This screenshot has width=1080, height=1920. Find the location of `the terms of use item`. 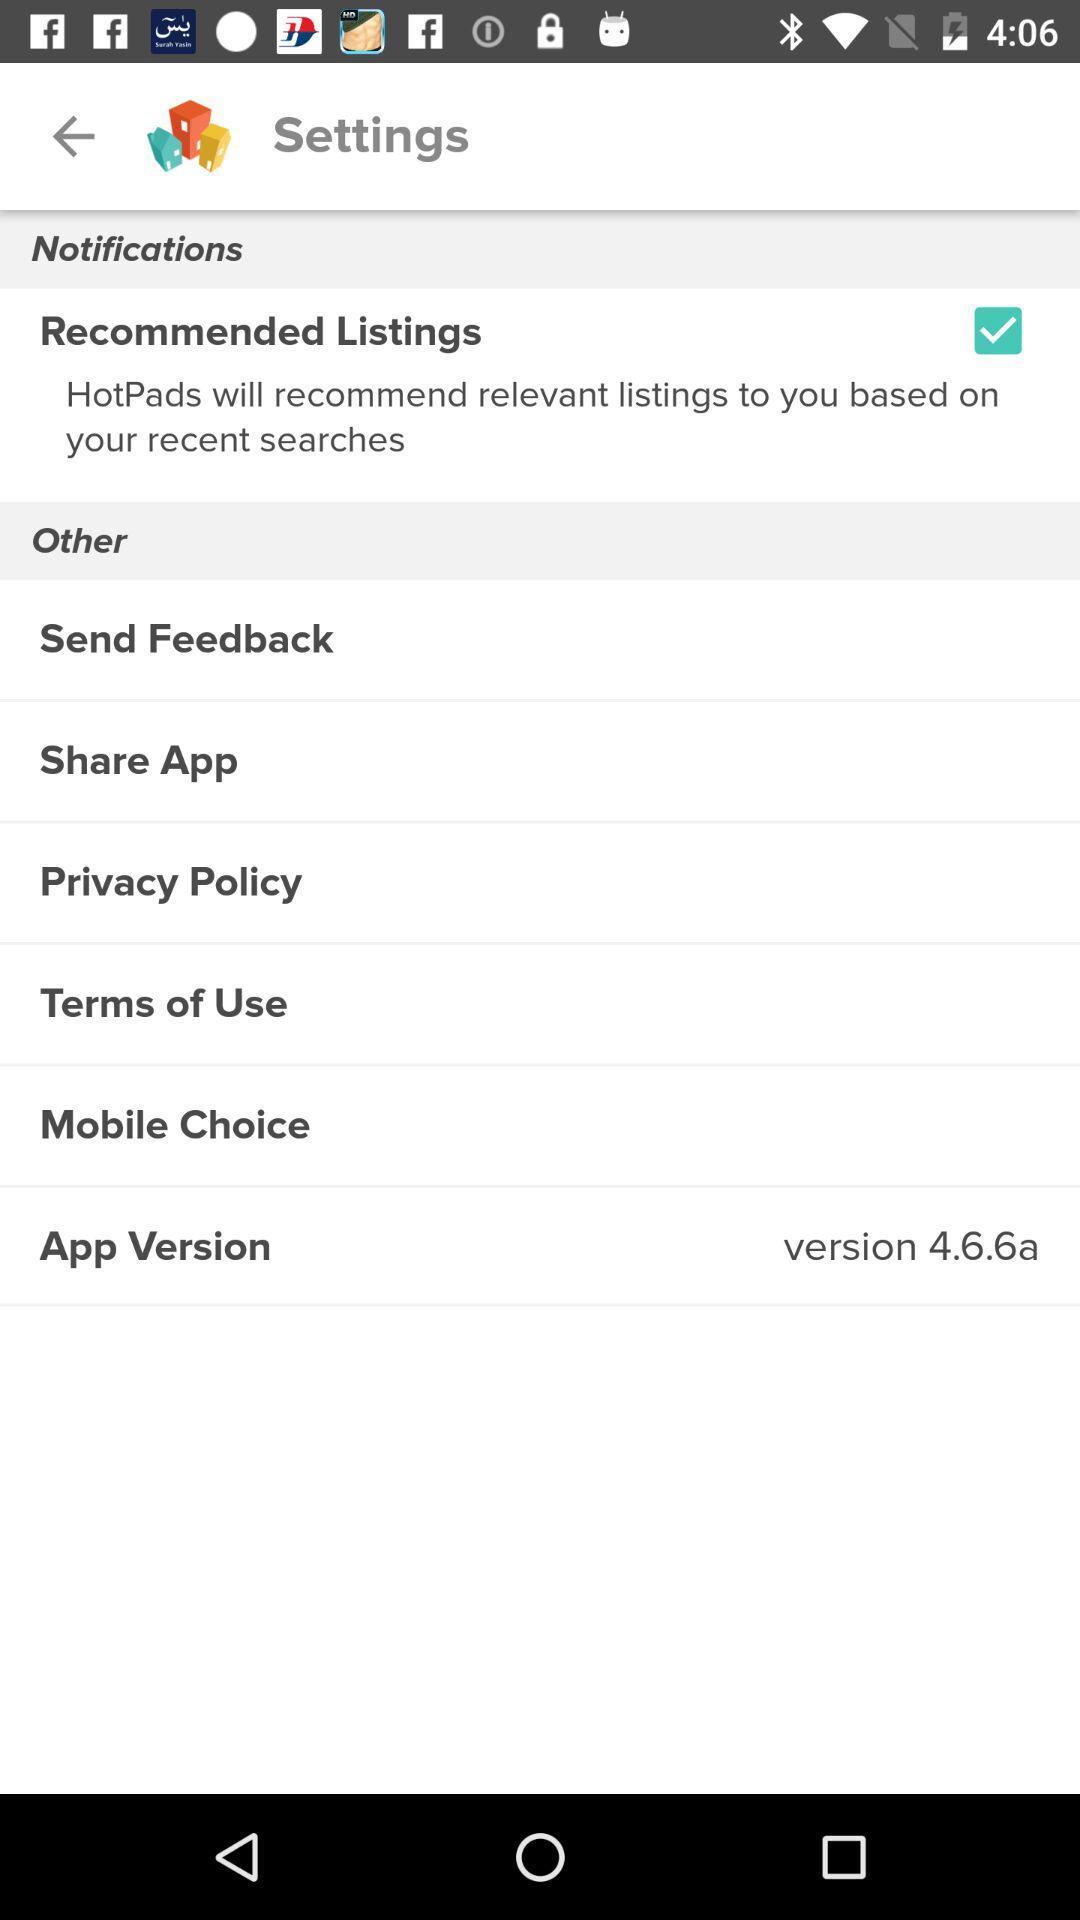

the terms of use item is located at coordinates (540, 1004).